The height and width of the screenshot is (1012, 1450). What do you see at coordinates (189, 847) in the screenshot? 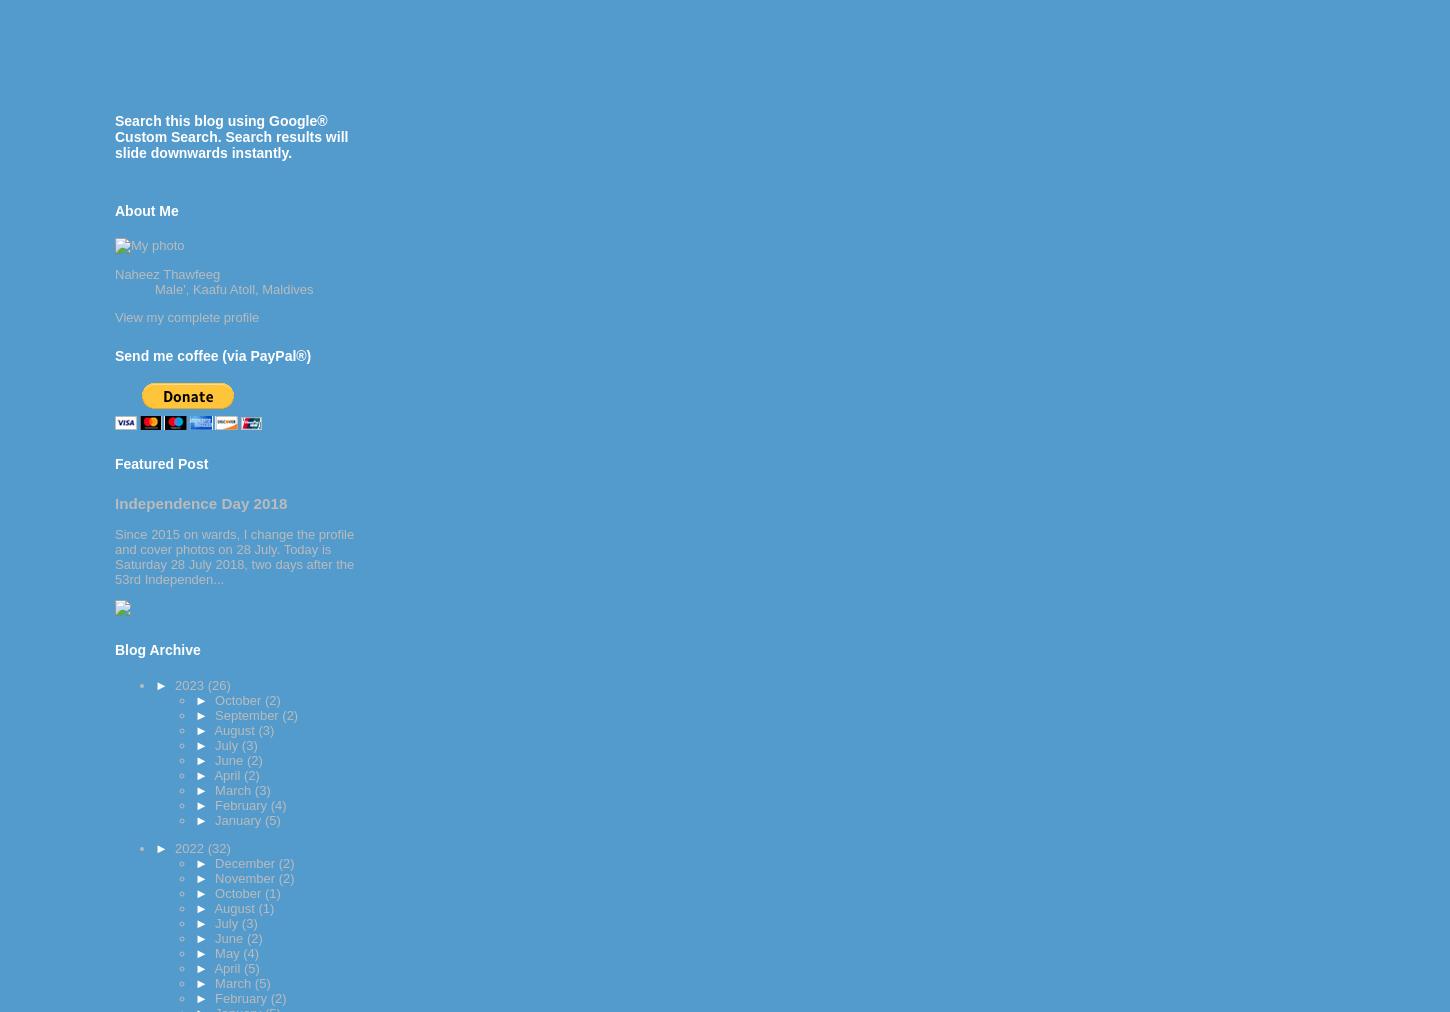
I see `'2022'` at bounding box center [189, 847].